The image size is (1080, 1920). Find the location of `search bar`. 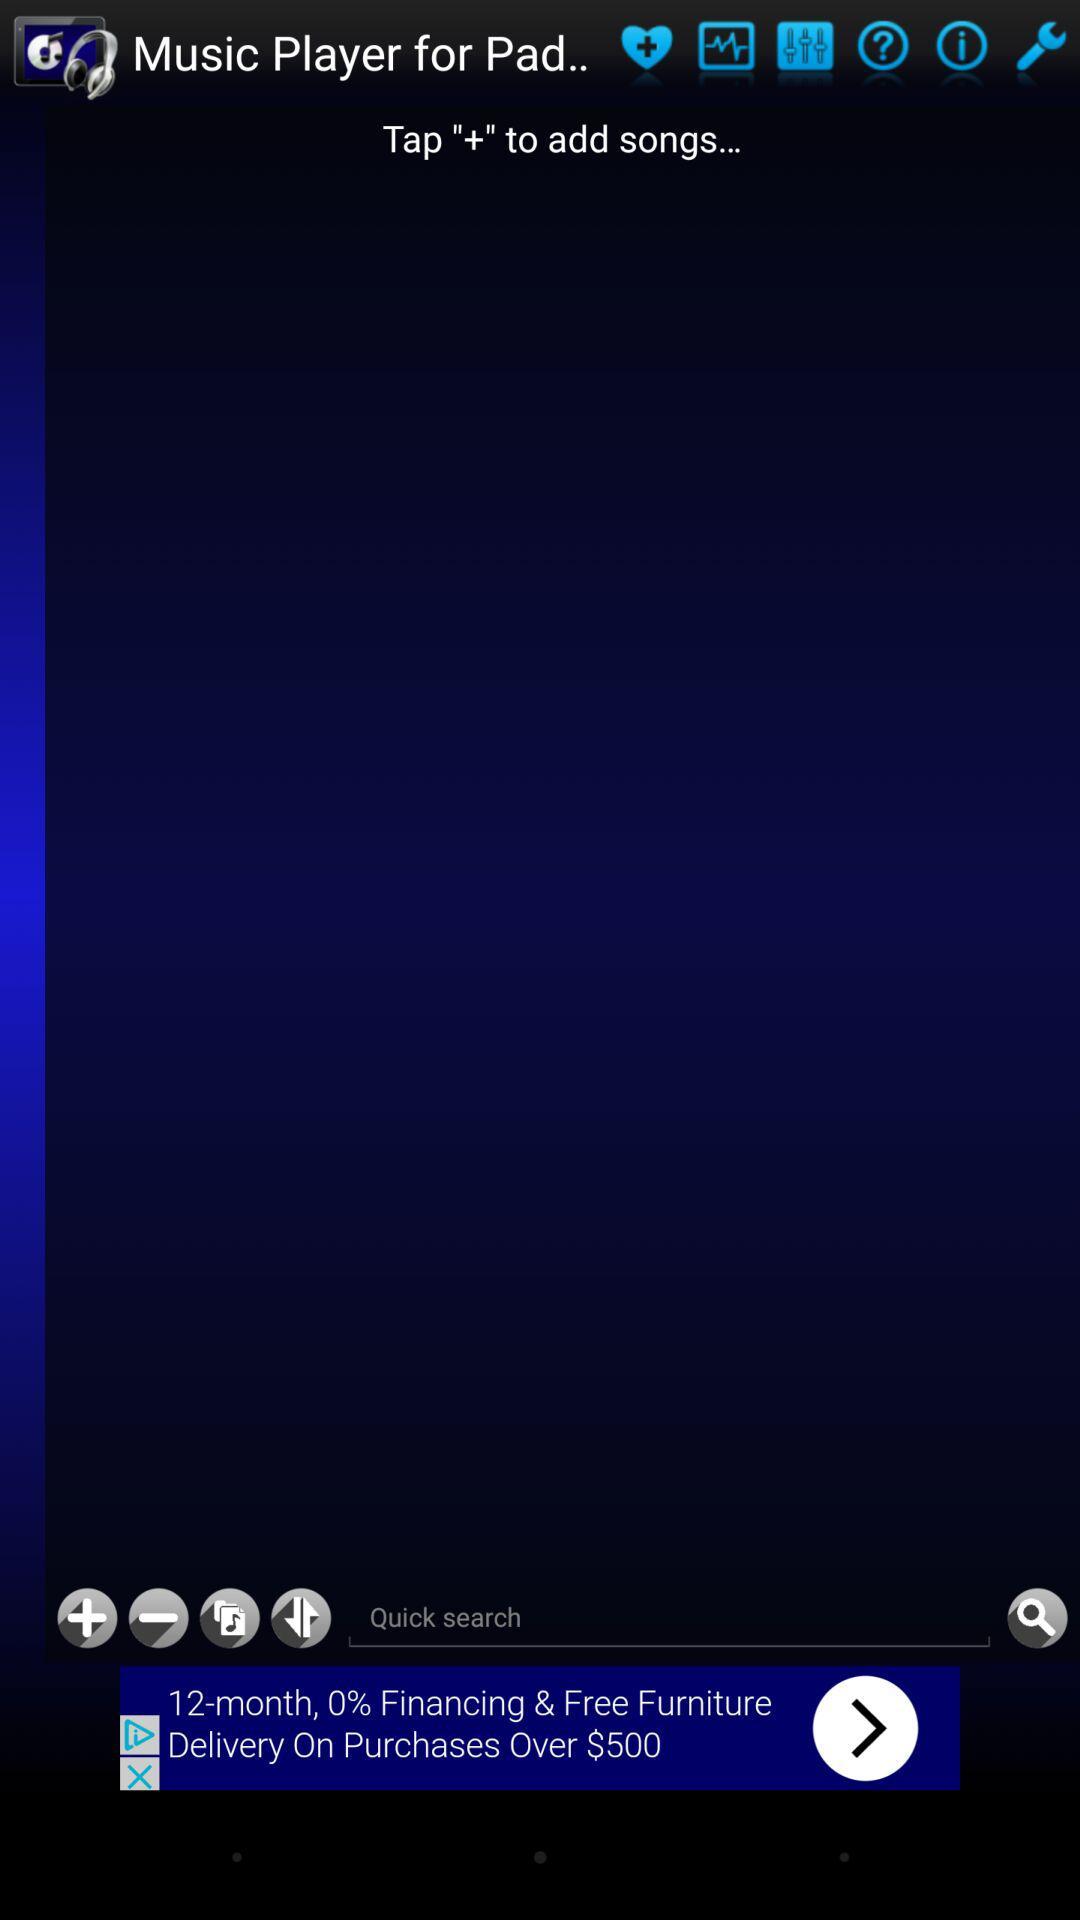

search bar is located at coordinates (669, 1618).